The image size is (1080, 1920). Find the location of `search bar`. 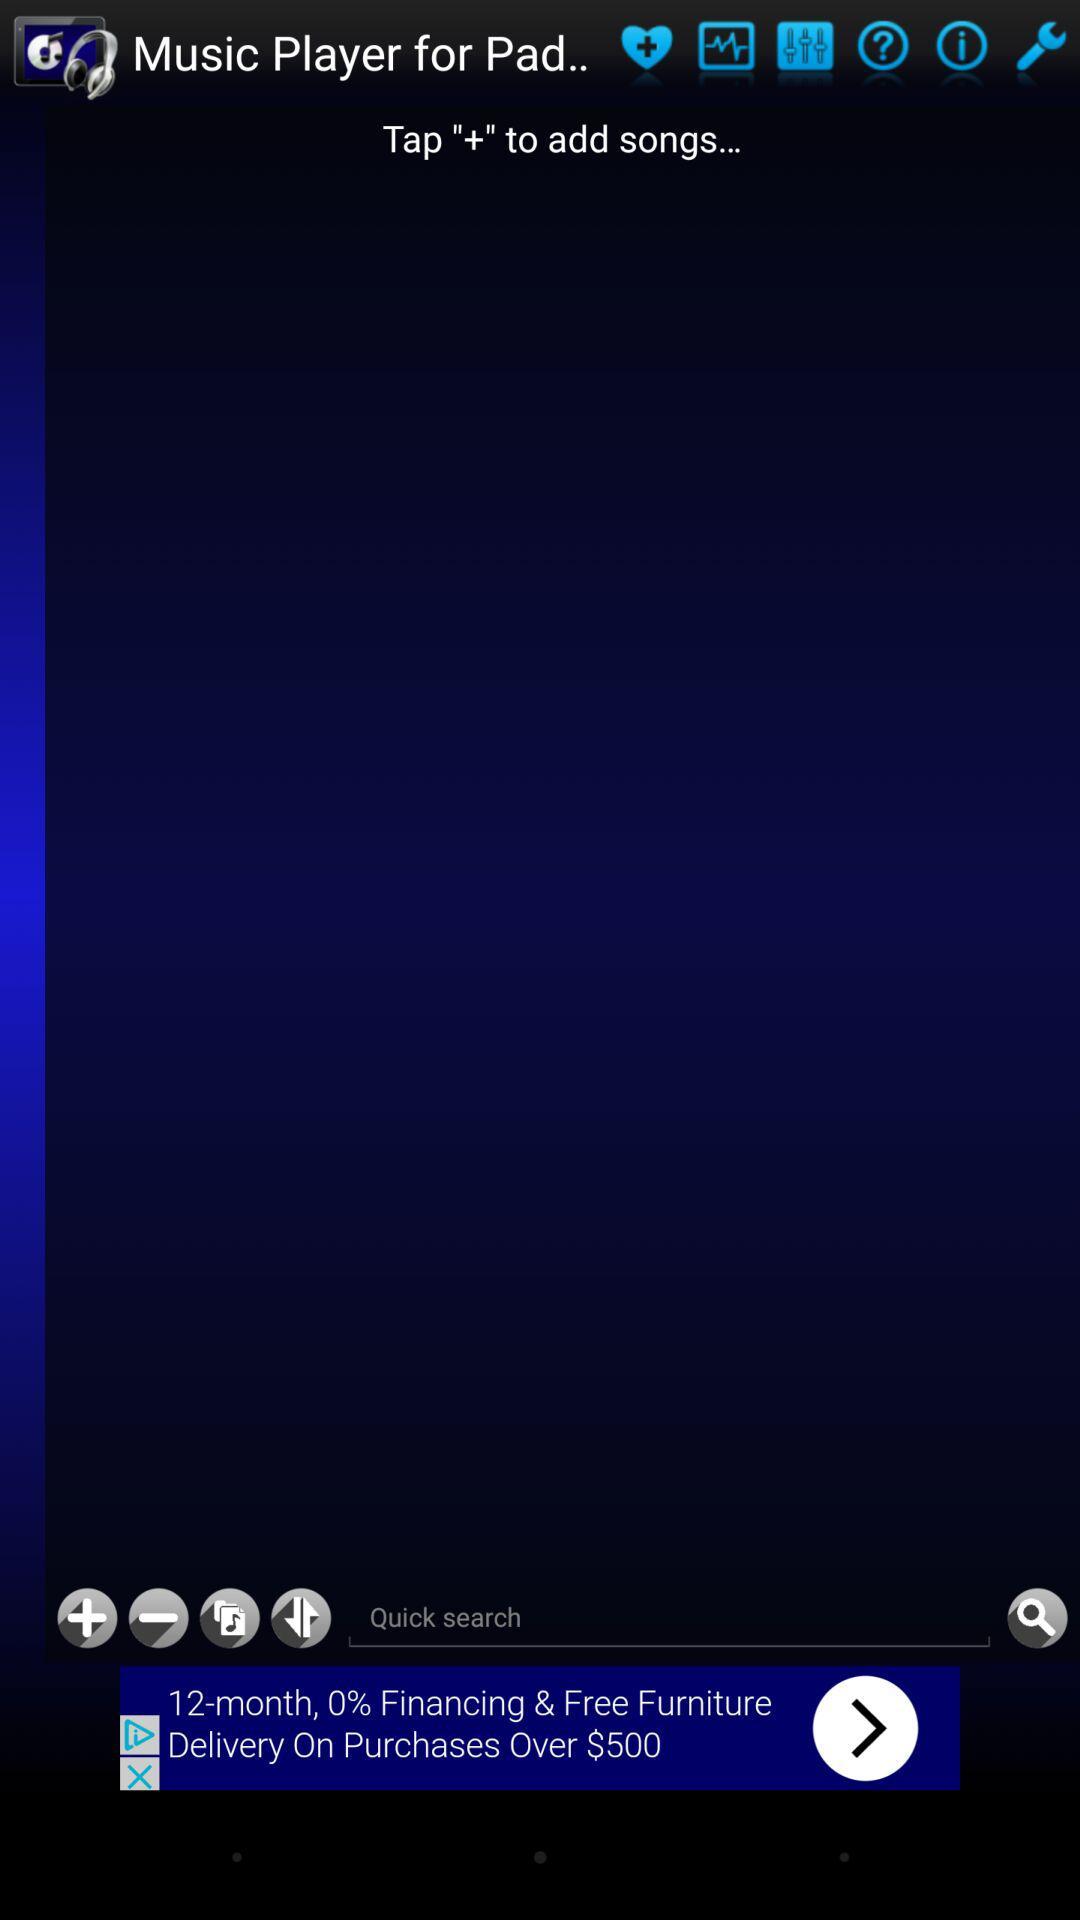

search bar is located at coordinates (669, 1618).